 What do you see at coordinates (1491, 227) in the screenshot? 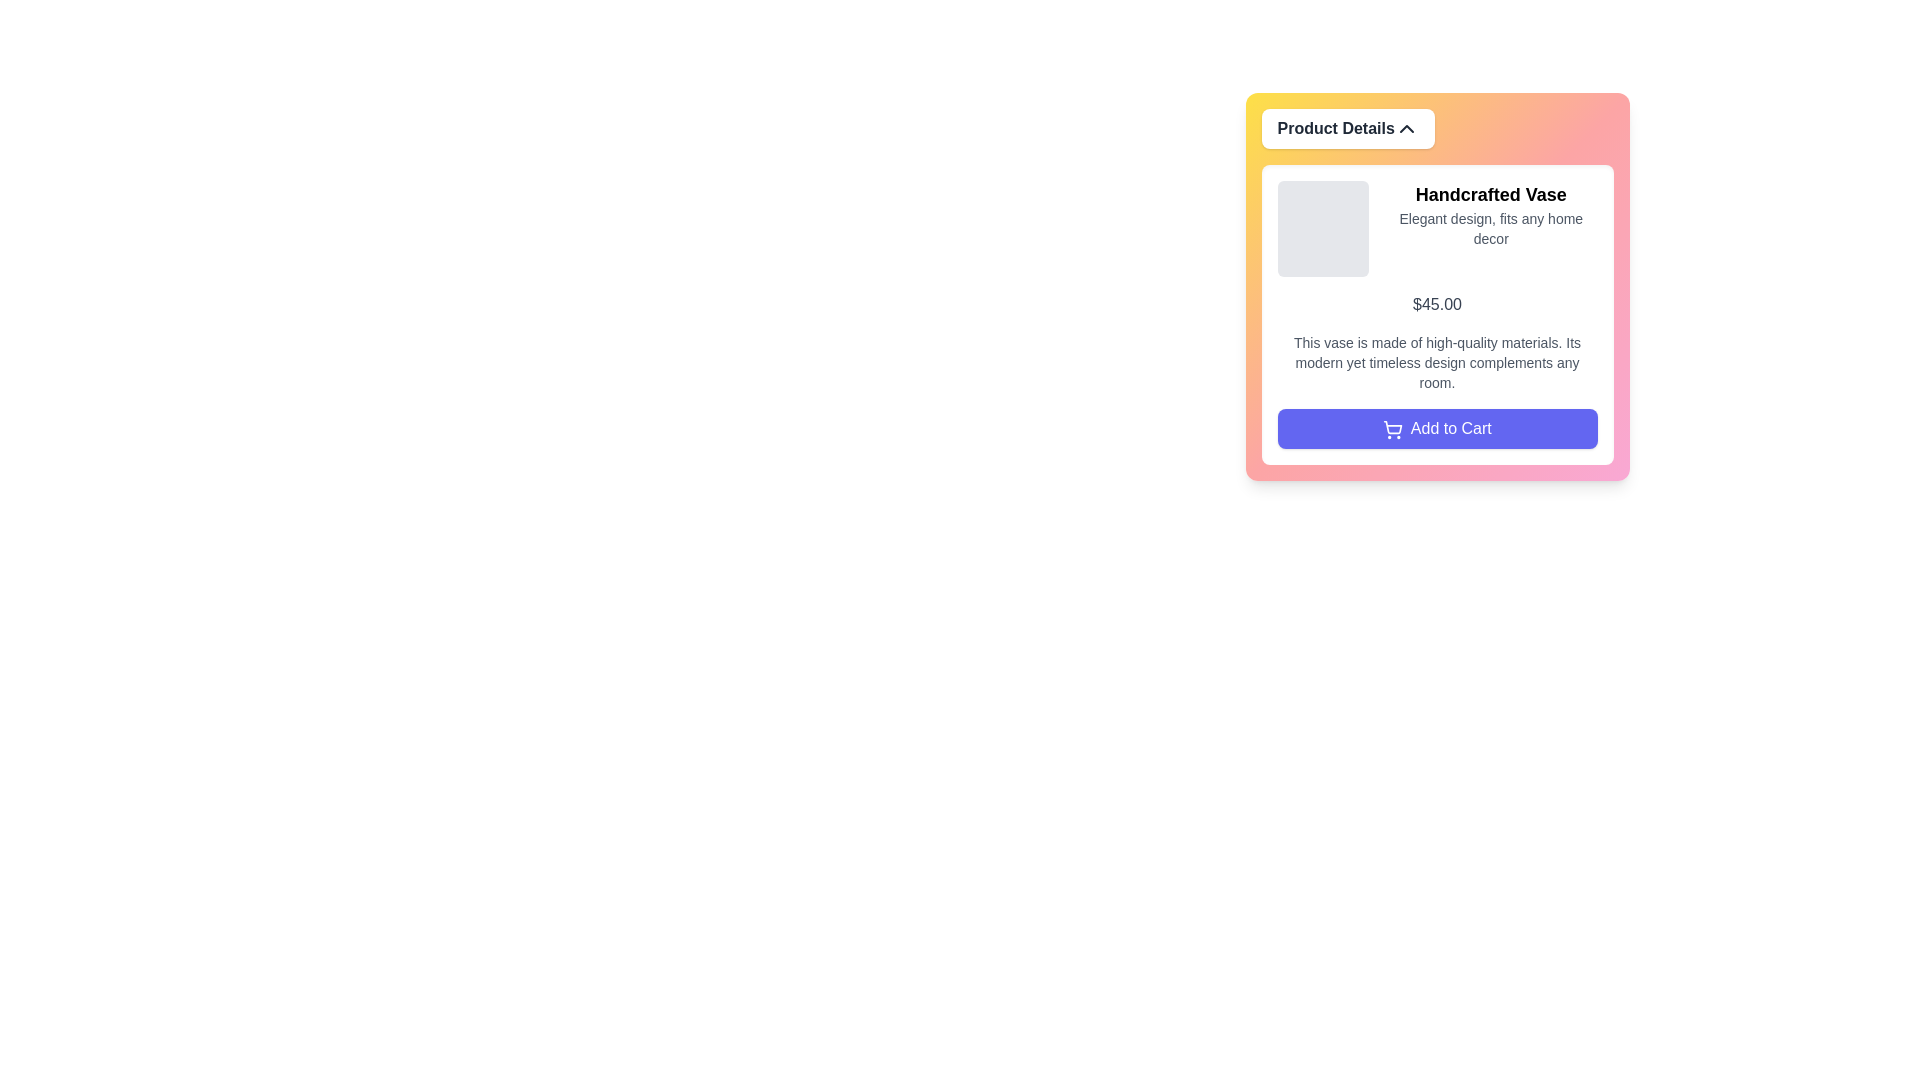
I see `the text snippet saying 'Elegant design, fits any home decor', which is positioned below the title 'Handcrafted Vase' in a card layout` at bounding box center [1491, 227].